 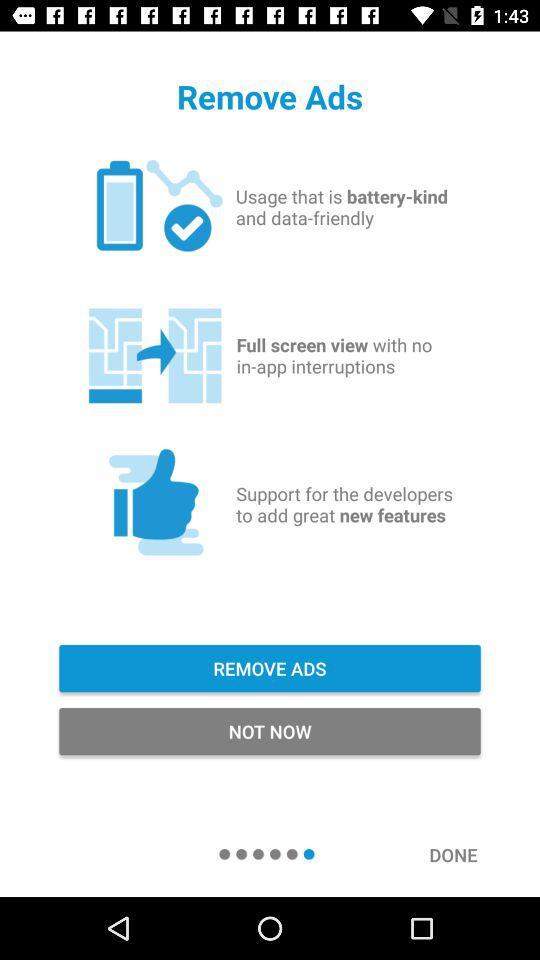 What do you see at coordinates (270, 730) in the screenshot?
I see `the not now item` at bounding box center [270, 730].